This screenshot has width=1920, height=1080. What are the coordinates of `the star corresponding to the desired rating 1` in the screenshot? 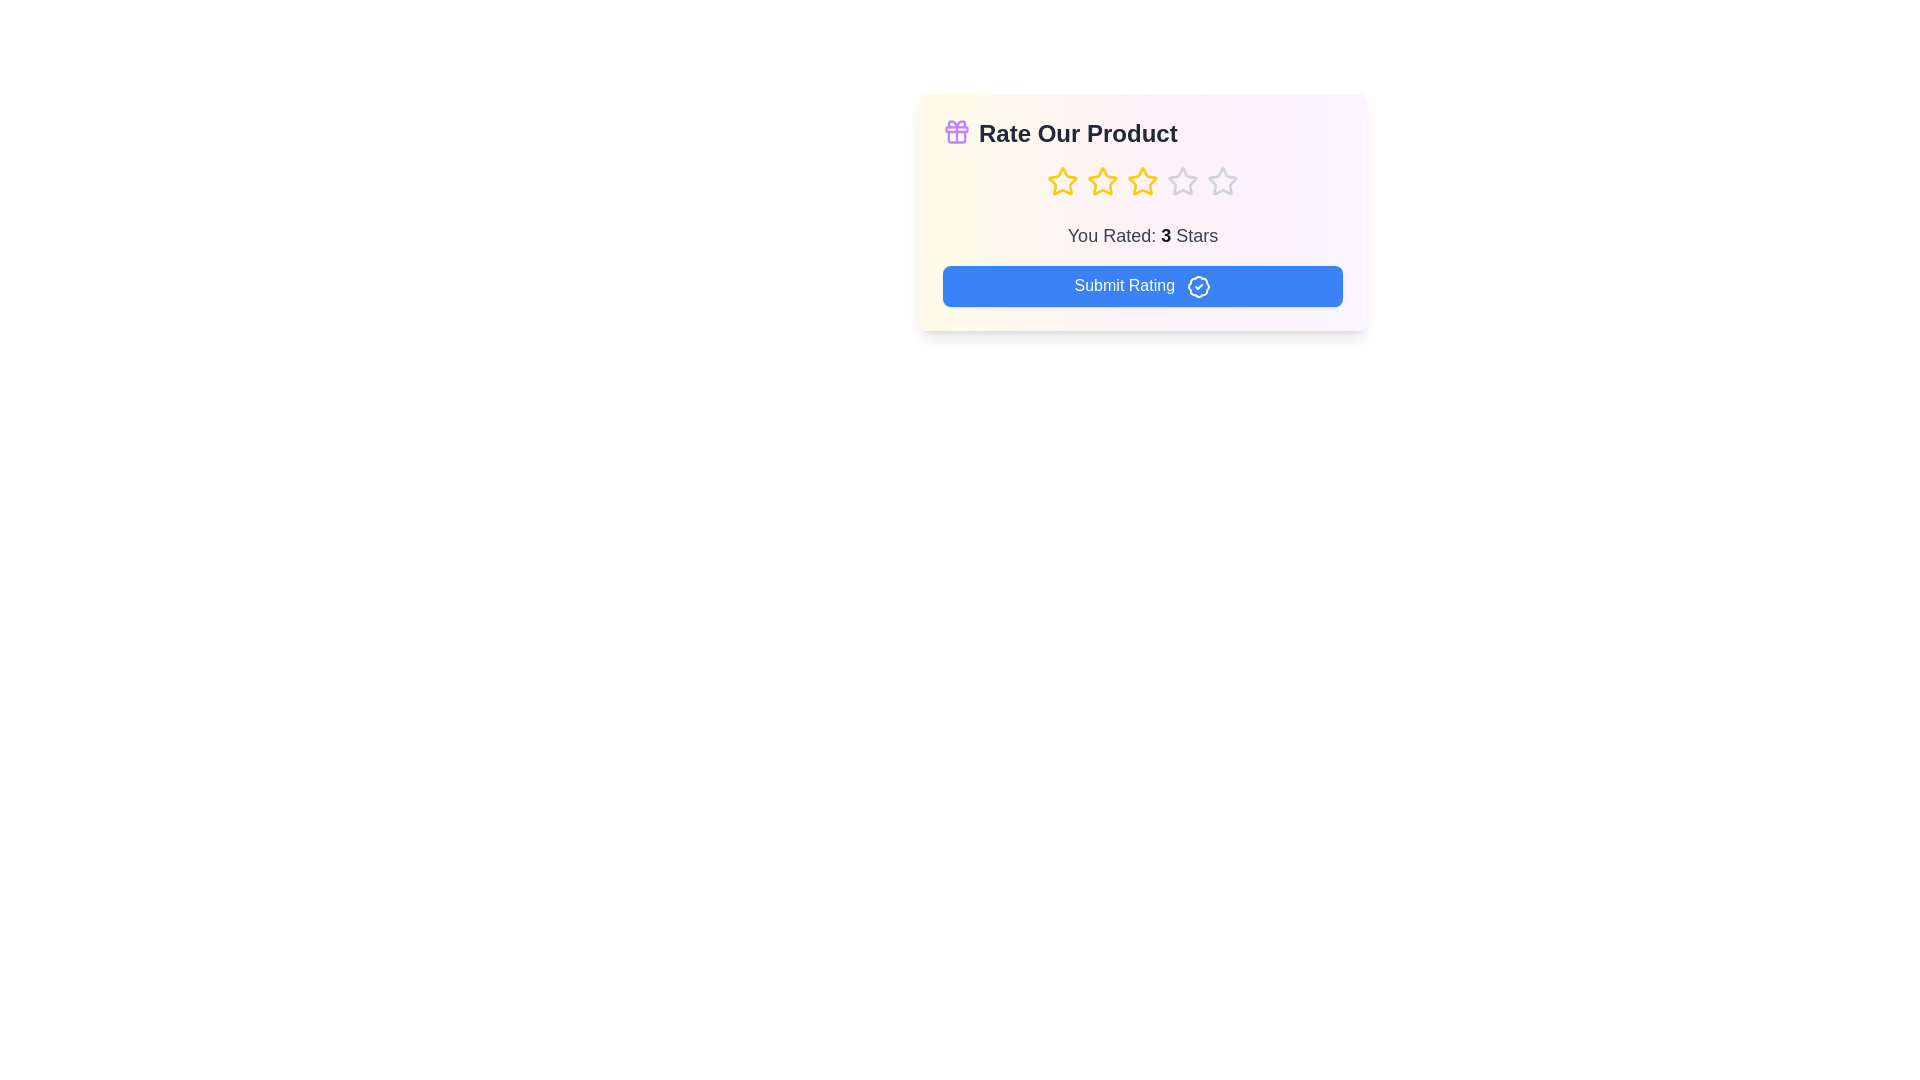 It's located at (1061, 181).